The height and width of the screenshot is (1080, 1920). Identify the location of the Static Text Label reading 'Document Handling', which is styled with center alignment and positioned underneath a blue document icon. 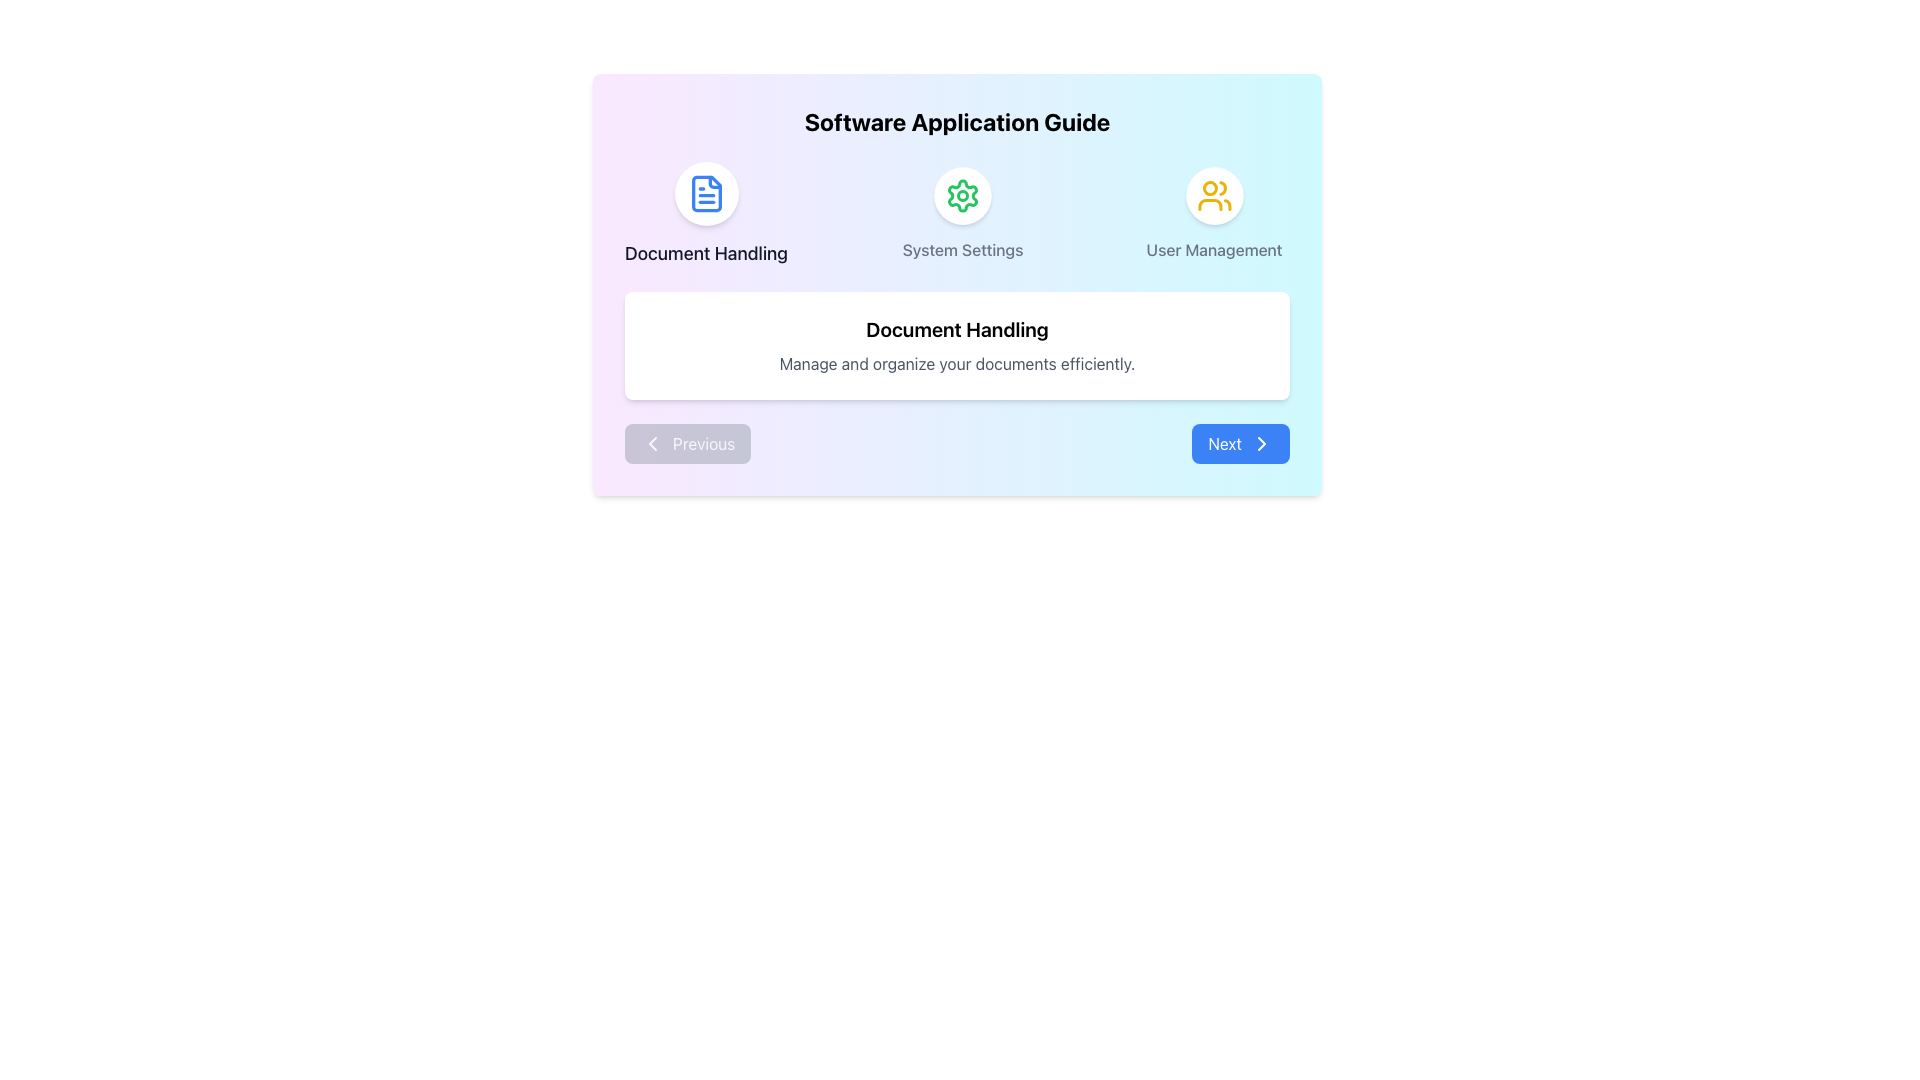
(706, 215).